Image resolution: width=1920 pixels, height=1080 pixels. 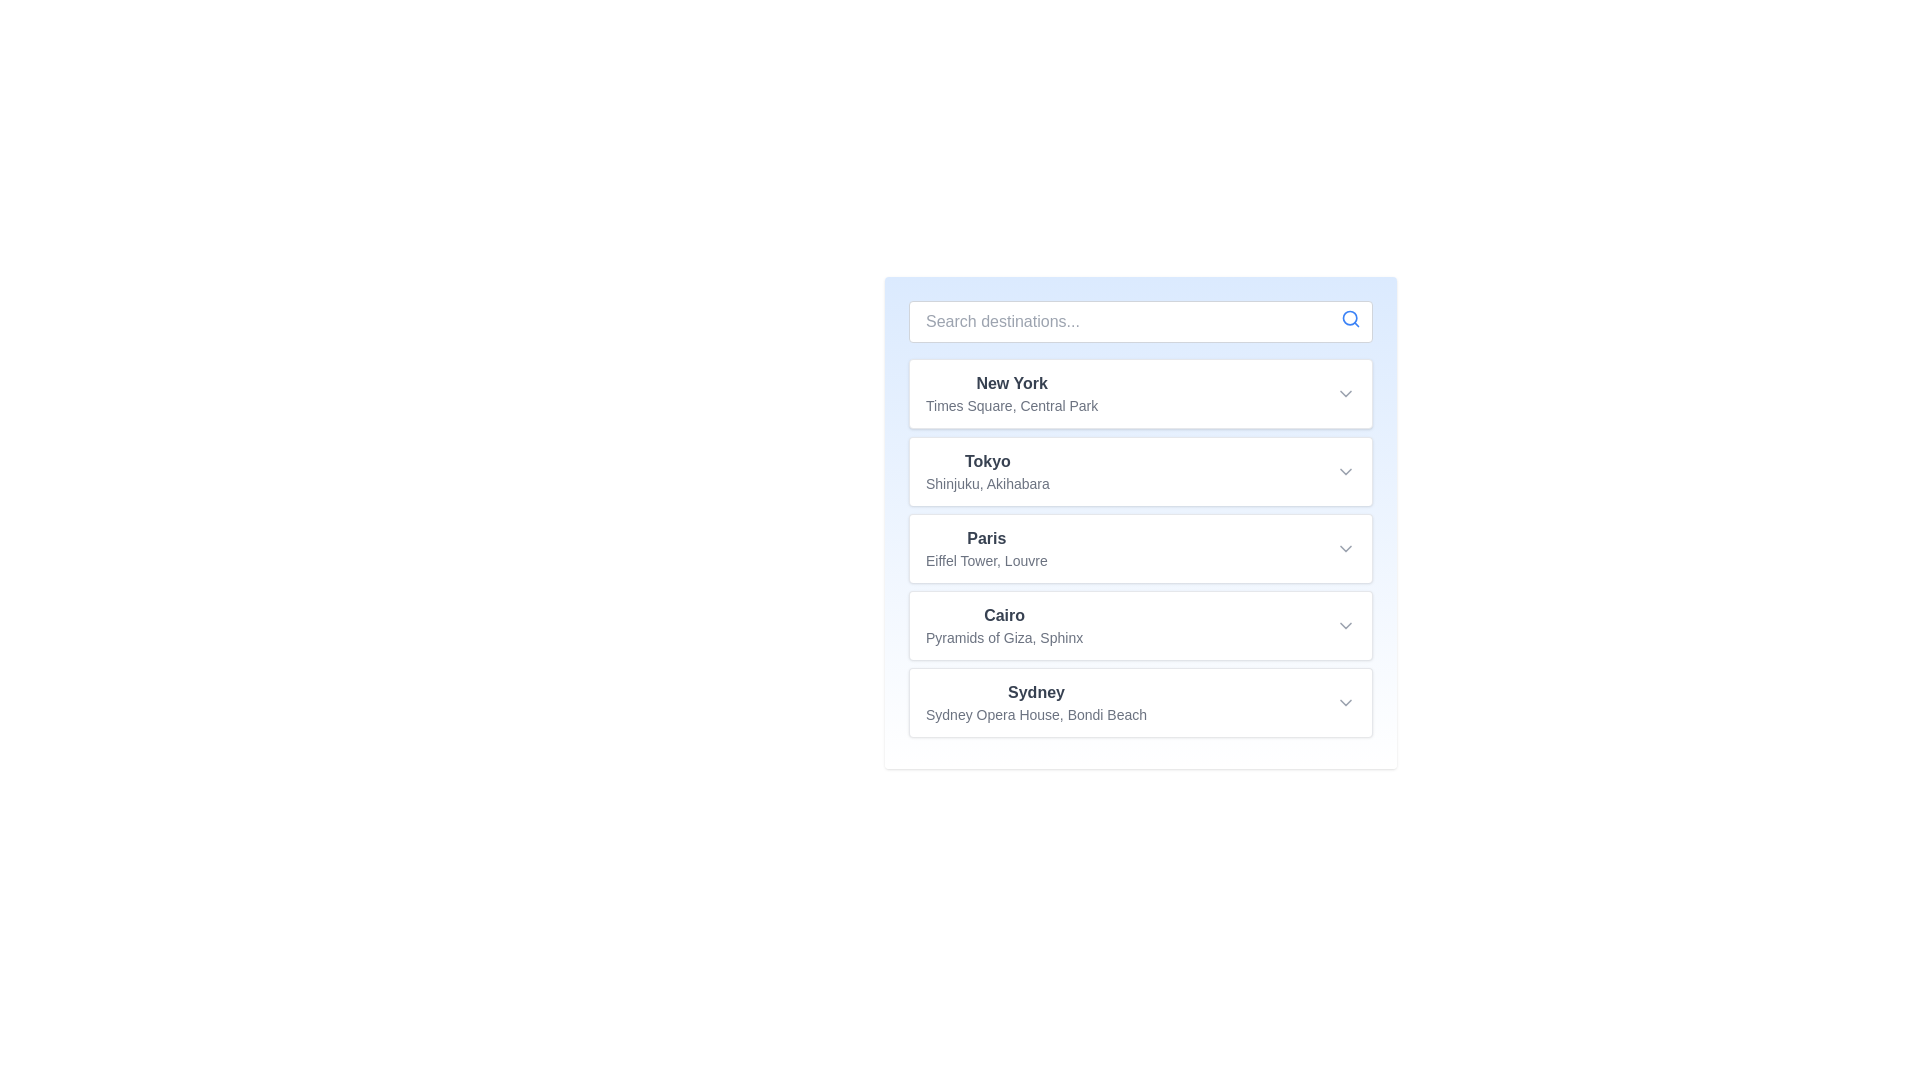 What do you see at coordinates (1012, 393) in the screenshot?
I see `the first item in the vertical list of destinations, which displays information about a specific destination's name and notable locations` at bounding box center [1012, 393].